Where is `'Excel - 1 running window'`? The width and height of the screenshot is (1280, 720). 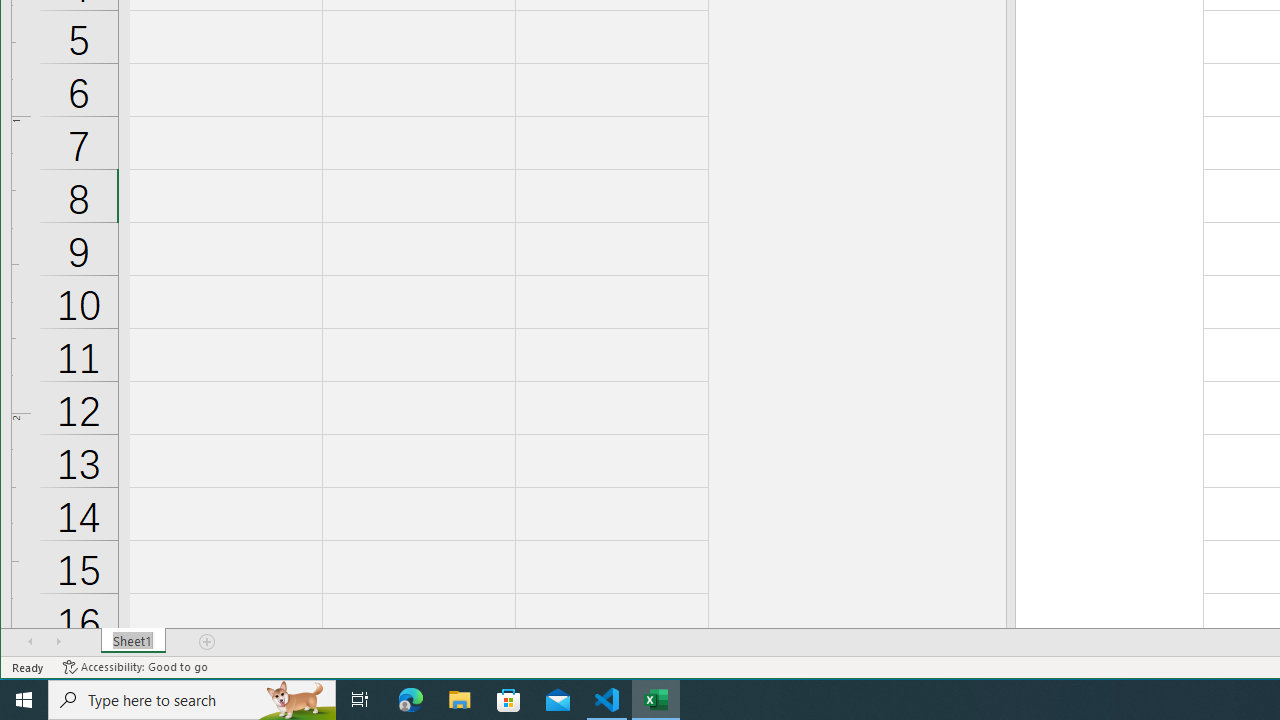
'Excel - 1 running window' is located at coordinates (656, 698).